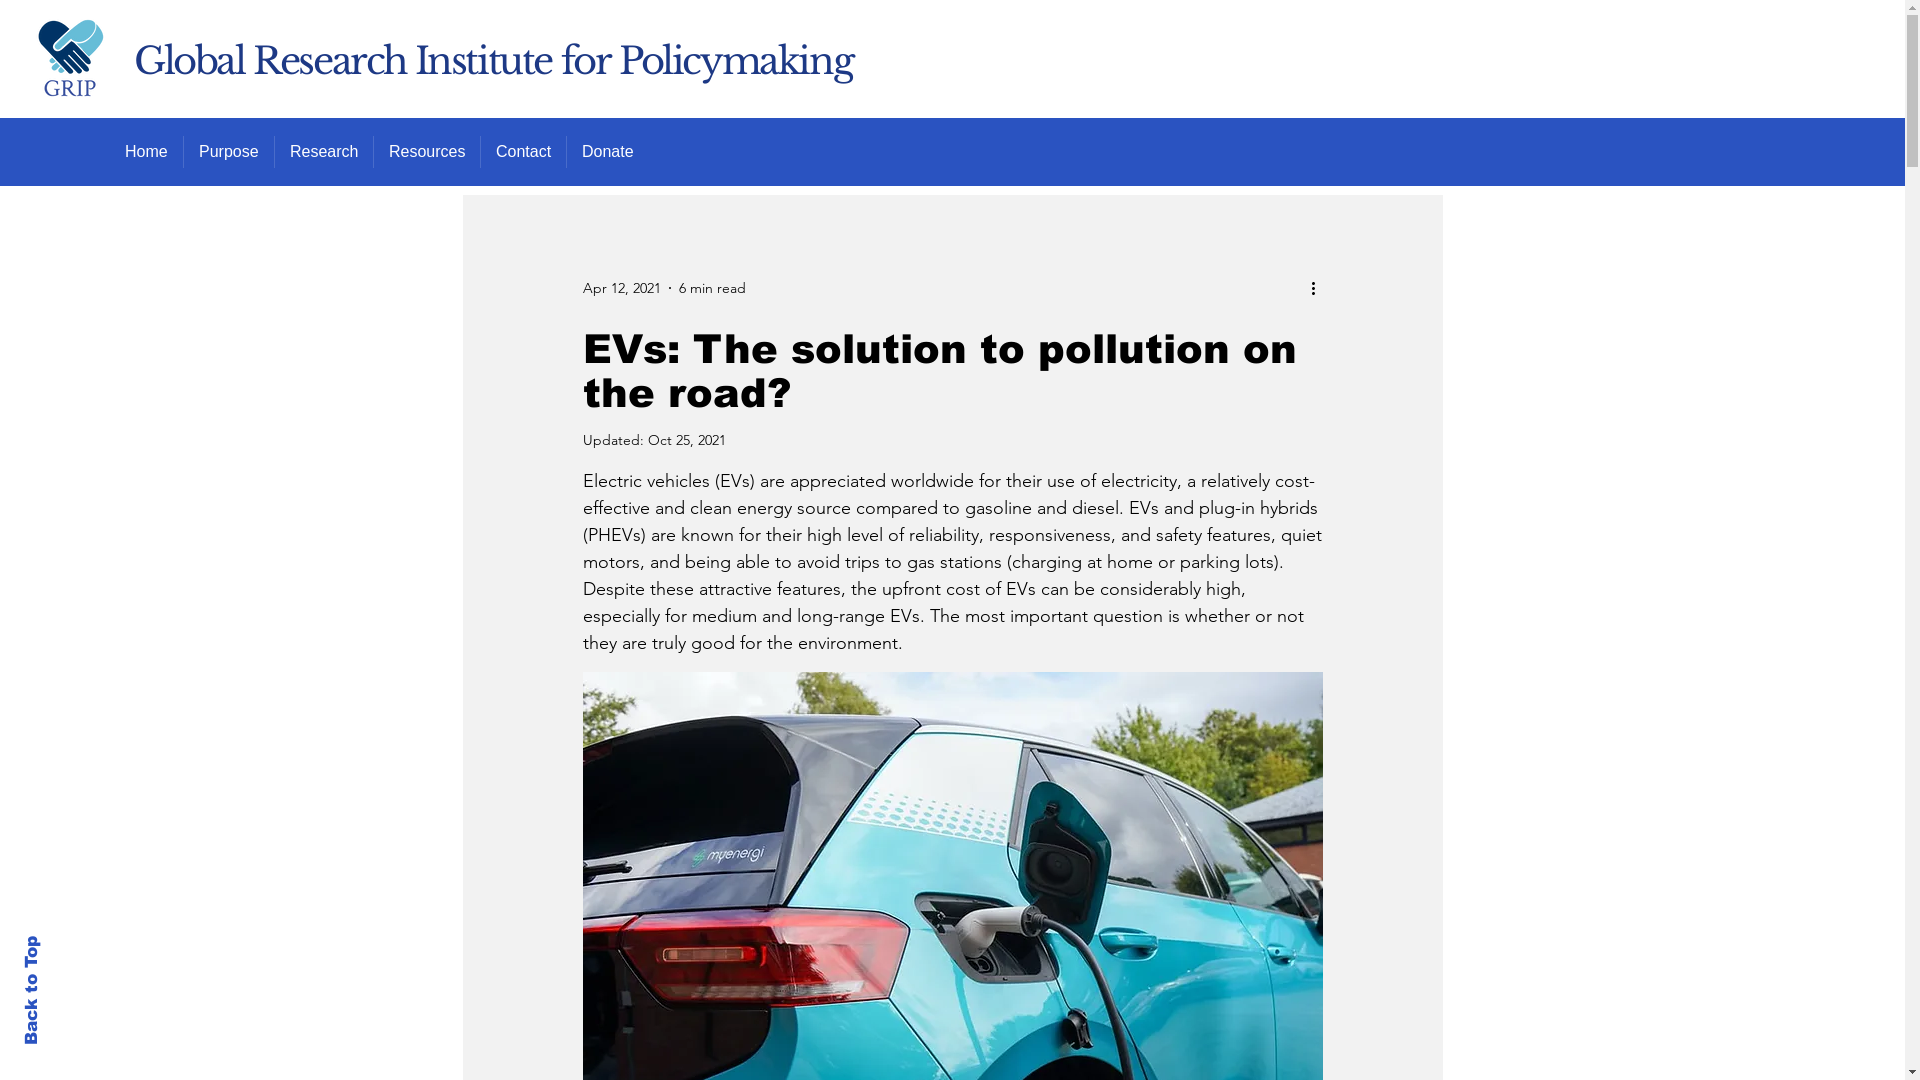  What do you see at coordinates (272, 150) in the screenshot?
I see `'Research'` at bounding box center [272, 150].